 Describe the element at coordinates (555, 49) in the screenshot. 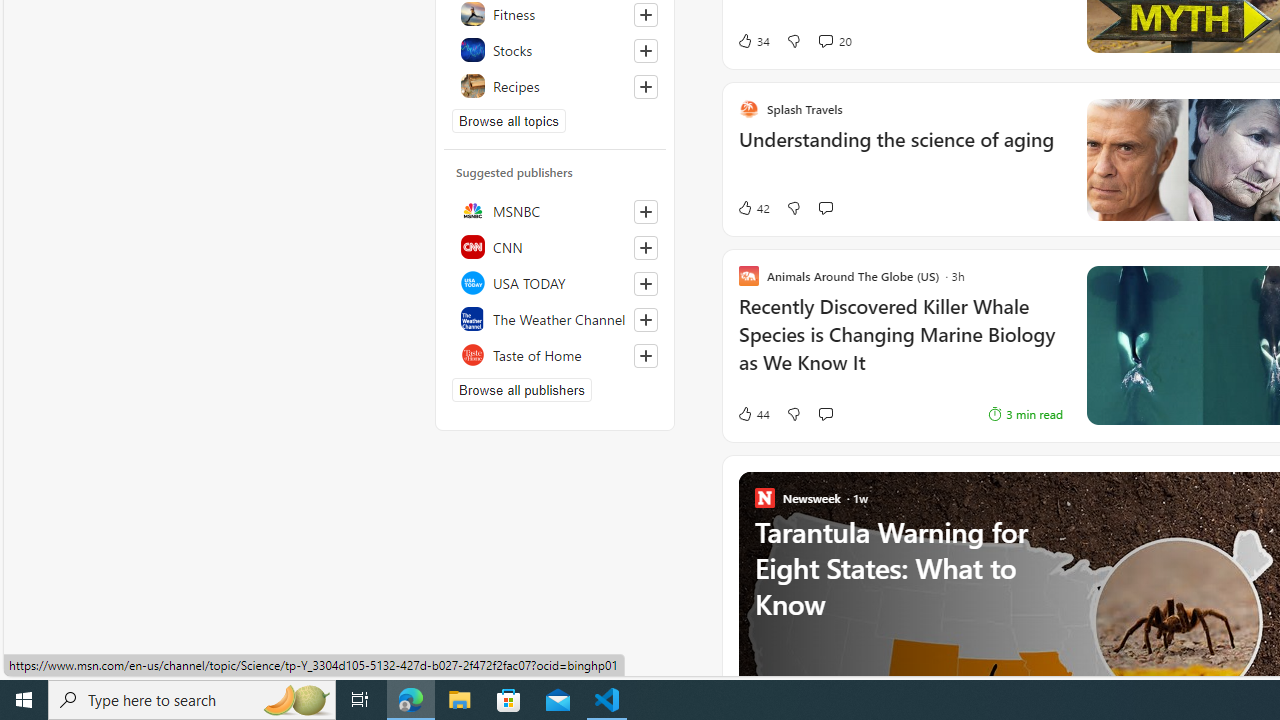

I see `'Stocks'` at that location.